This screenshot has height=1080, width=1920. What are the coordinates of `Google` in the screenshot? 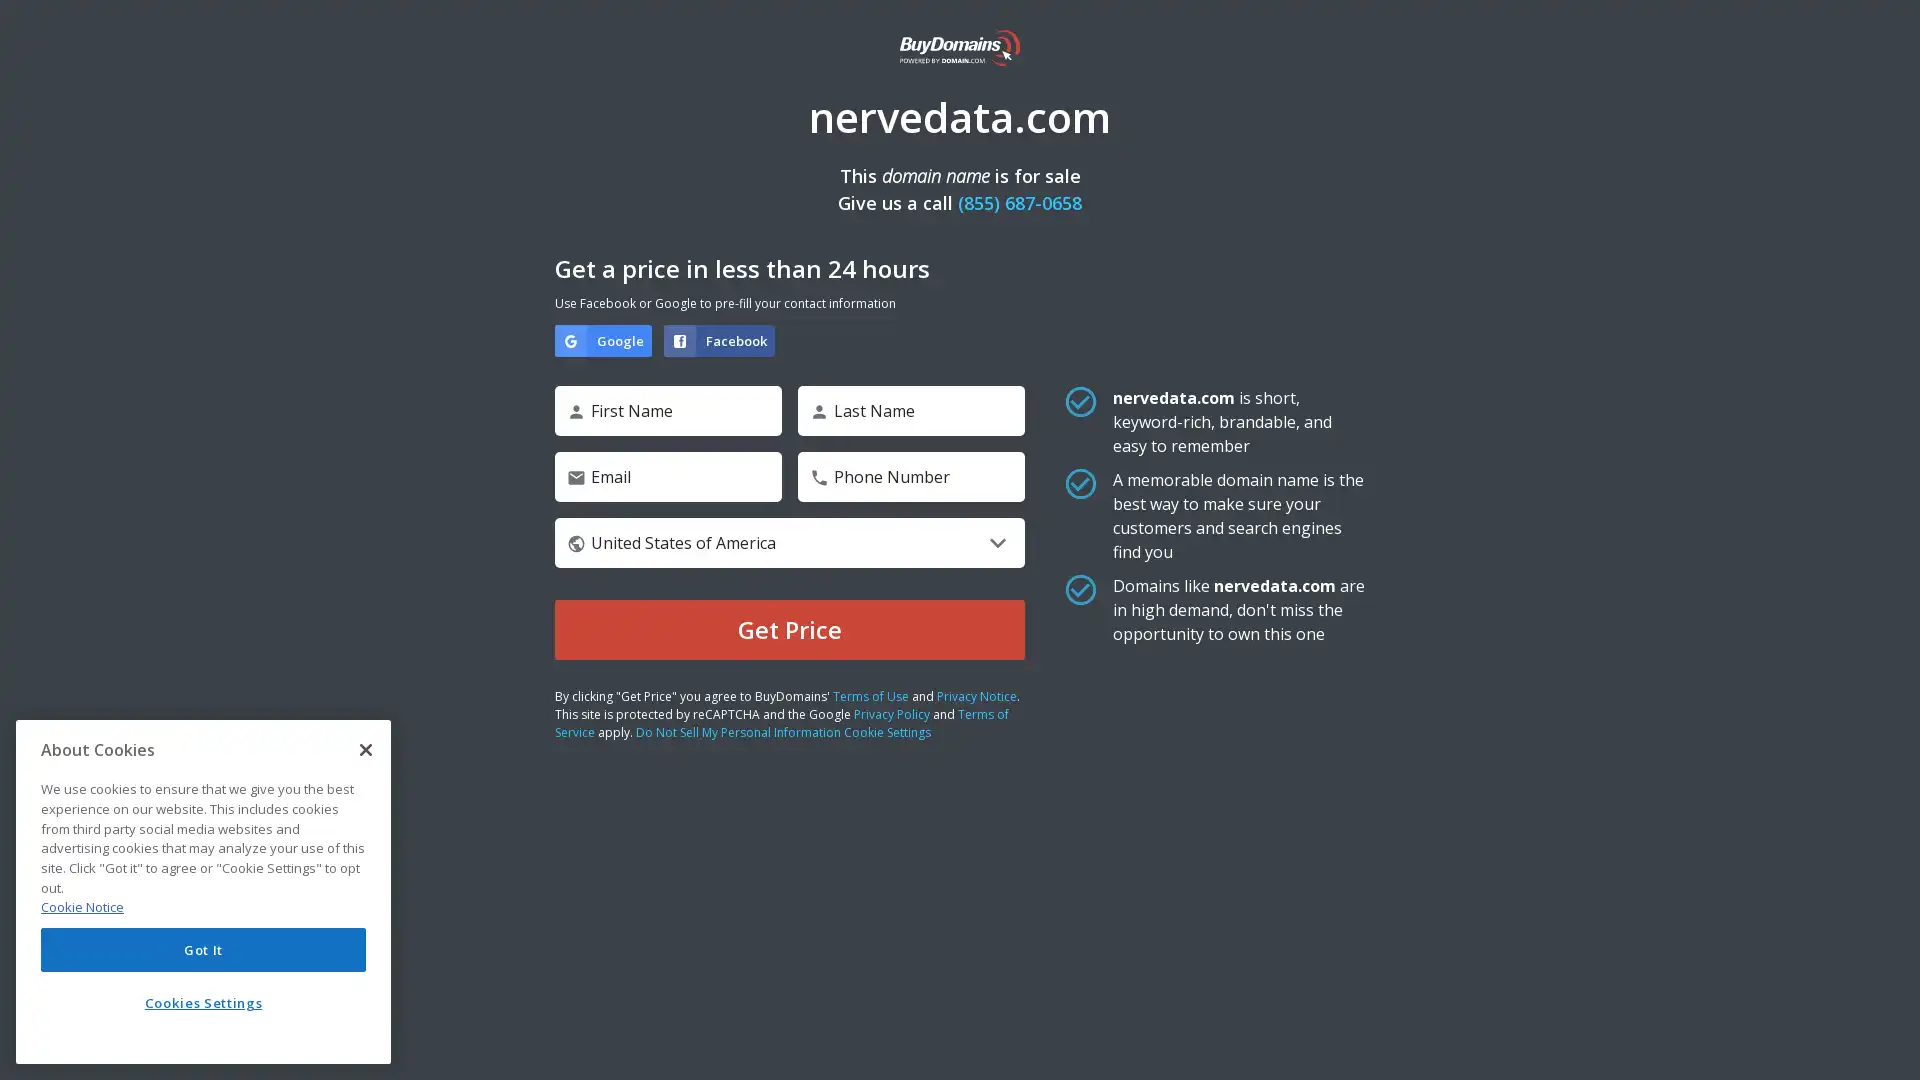 It's located at (602, 339).